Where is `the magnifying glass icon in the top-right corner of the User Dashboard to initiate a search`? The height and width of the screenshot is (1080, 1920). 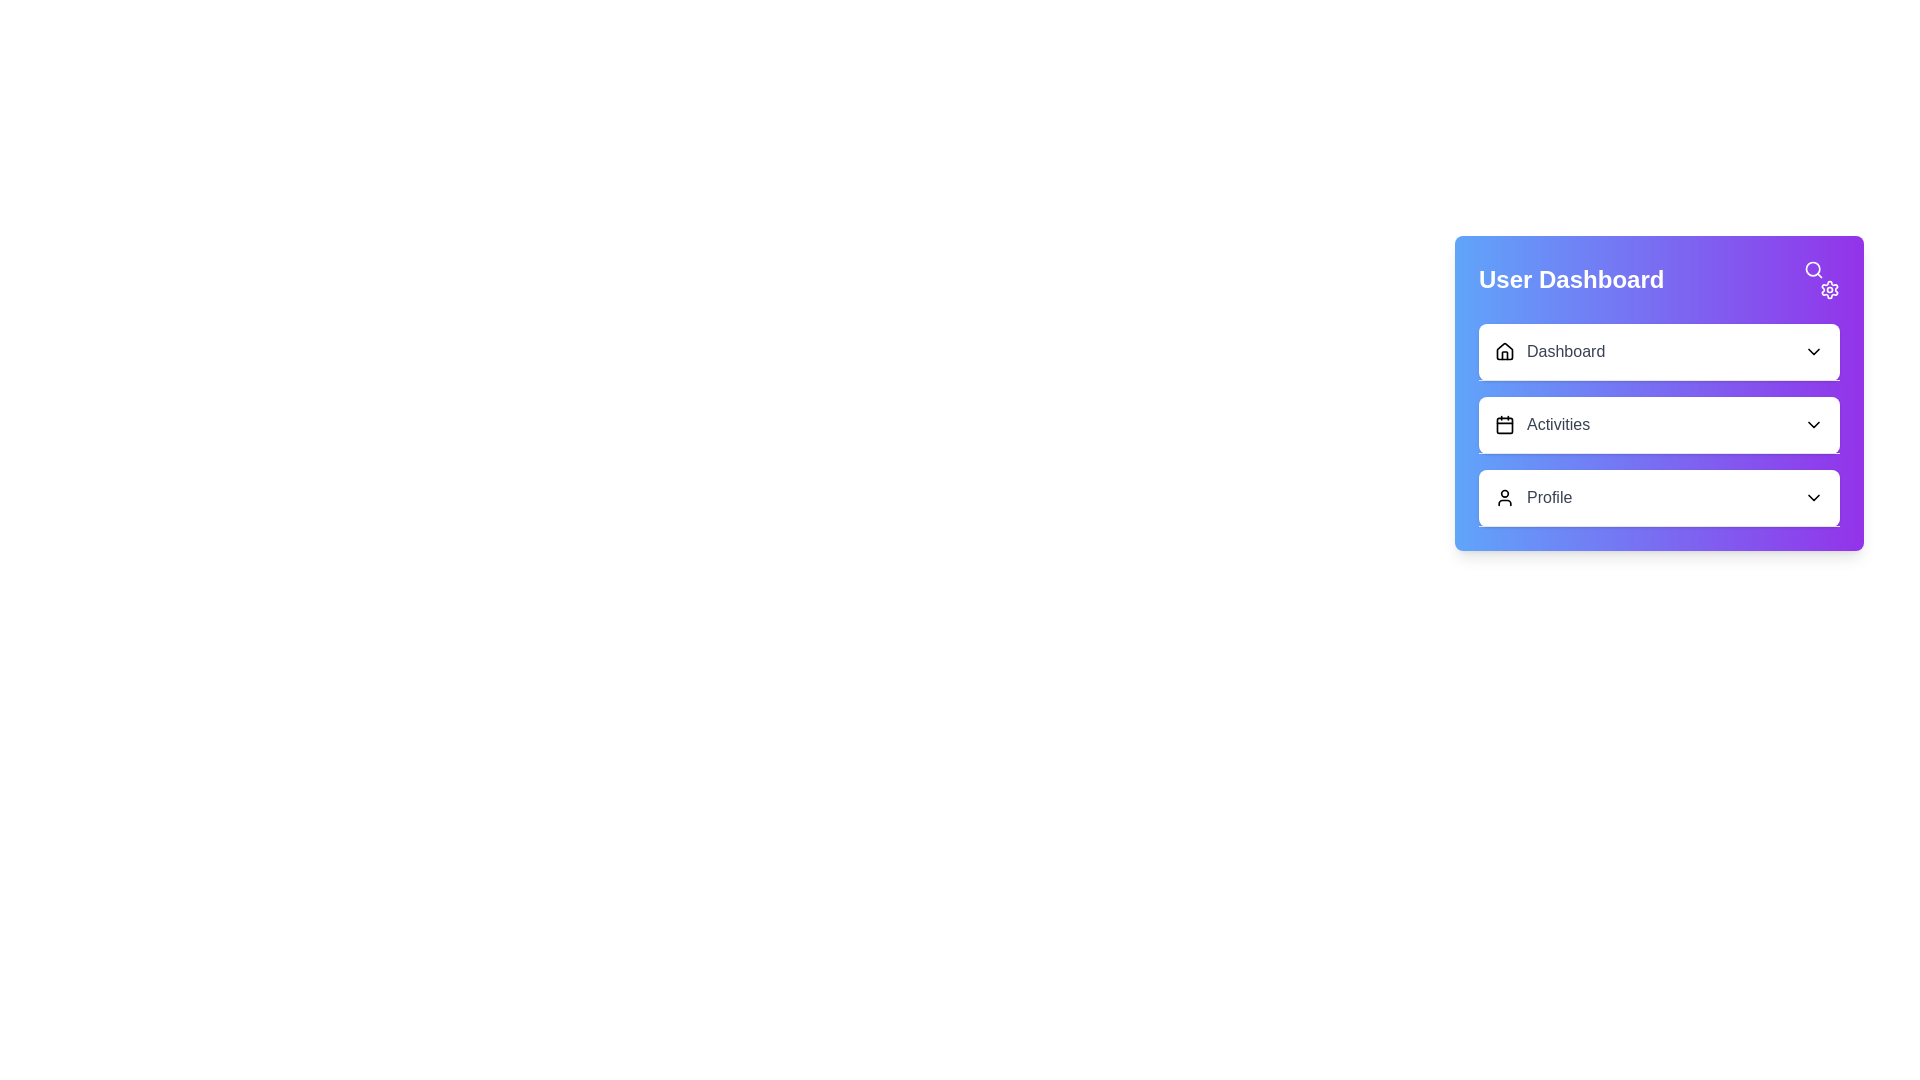 the magnifying glass icon in the top-right corner of the User Dashboard to initiate a search is located at coordinates (1822, 280).